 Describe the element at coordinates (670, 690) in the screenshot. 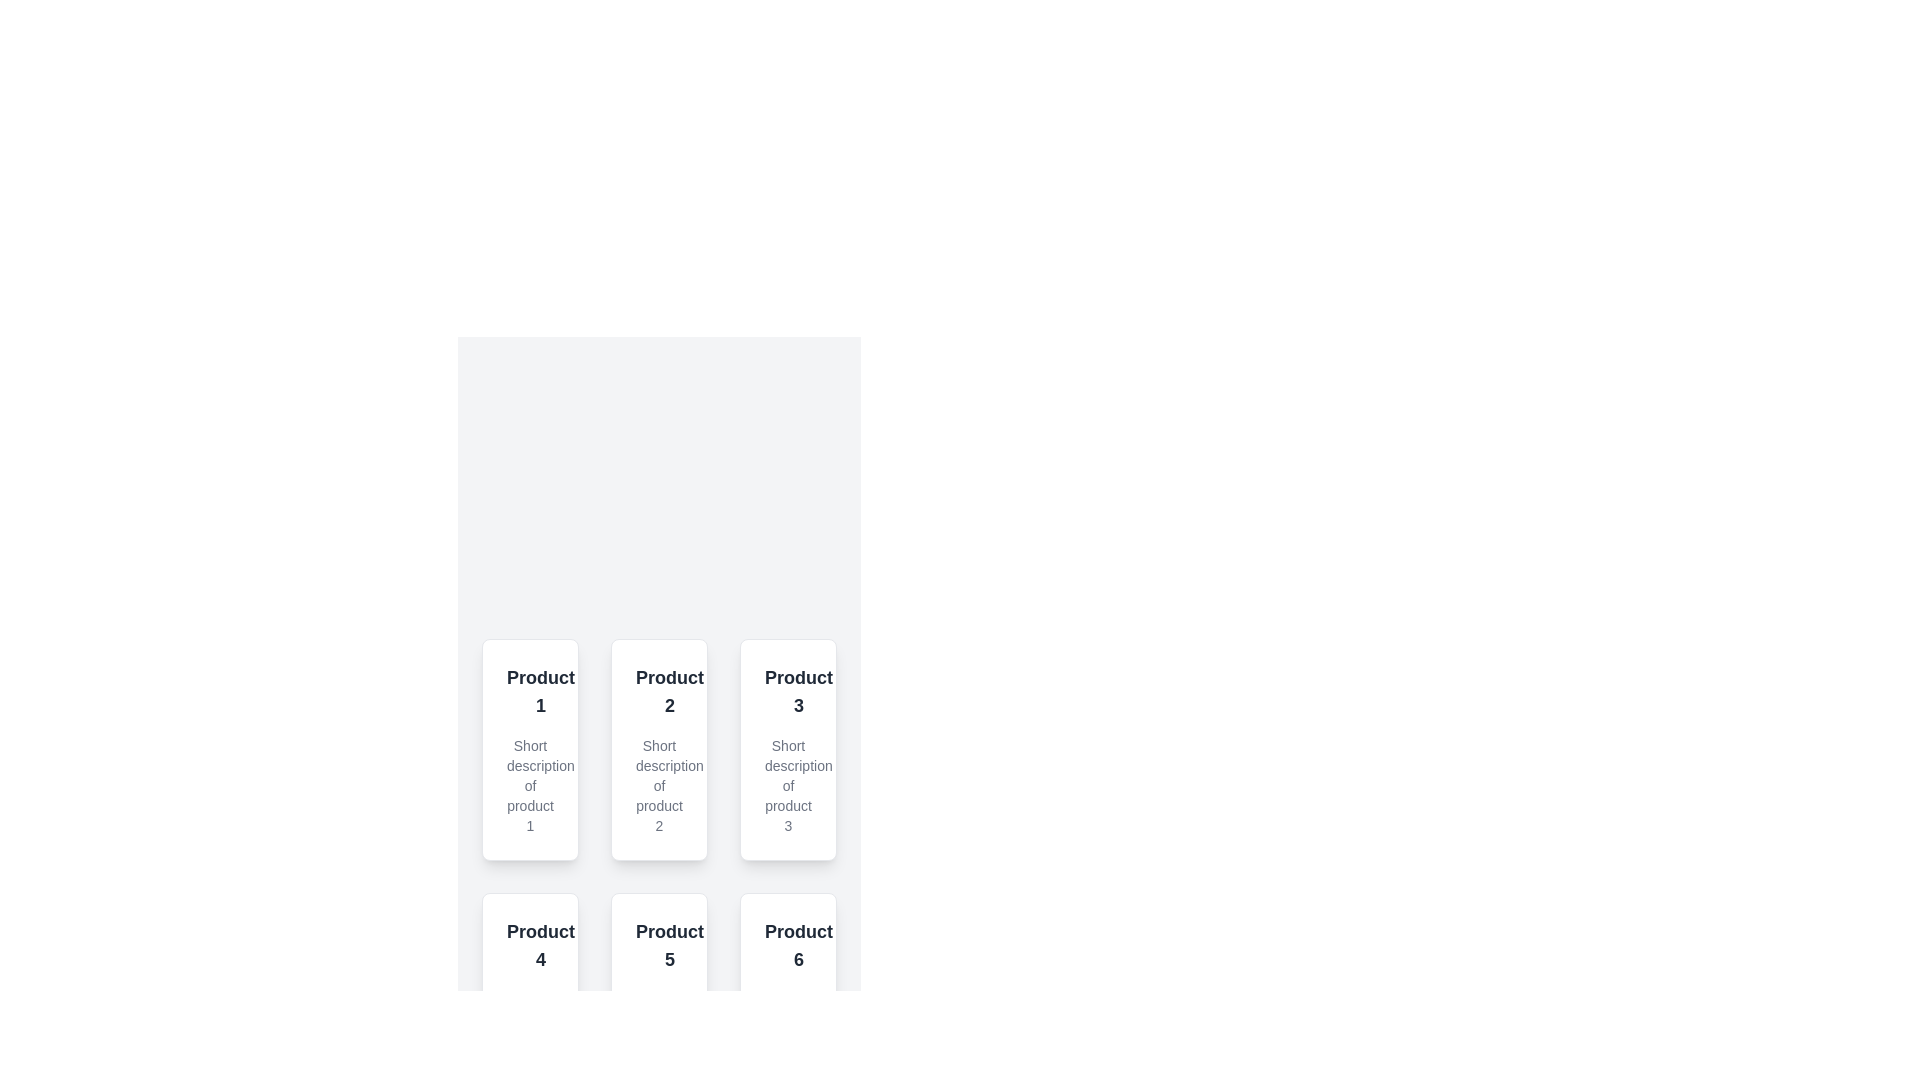

I see `the text label displaying 'Product 2', which is styled with bold typography and dark gray color, located in the second column of the grid, on the first row of card elements` at that location.